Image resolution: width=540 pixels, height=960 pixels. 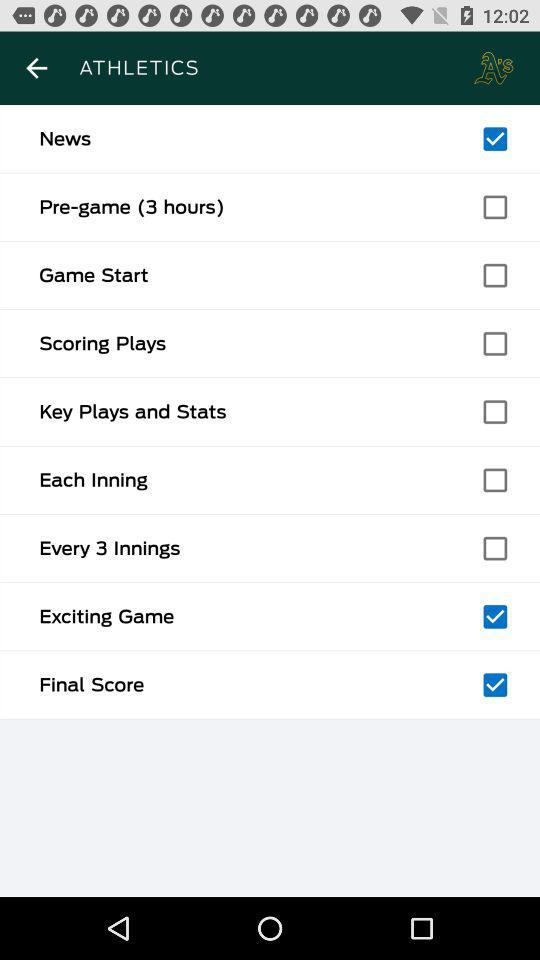 What do you see at coordinates (494, 685) in the screenshot?
I see `option` at bounding box center [494, 685].